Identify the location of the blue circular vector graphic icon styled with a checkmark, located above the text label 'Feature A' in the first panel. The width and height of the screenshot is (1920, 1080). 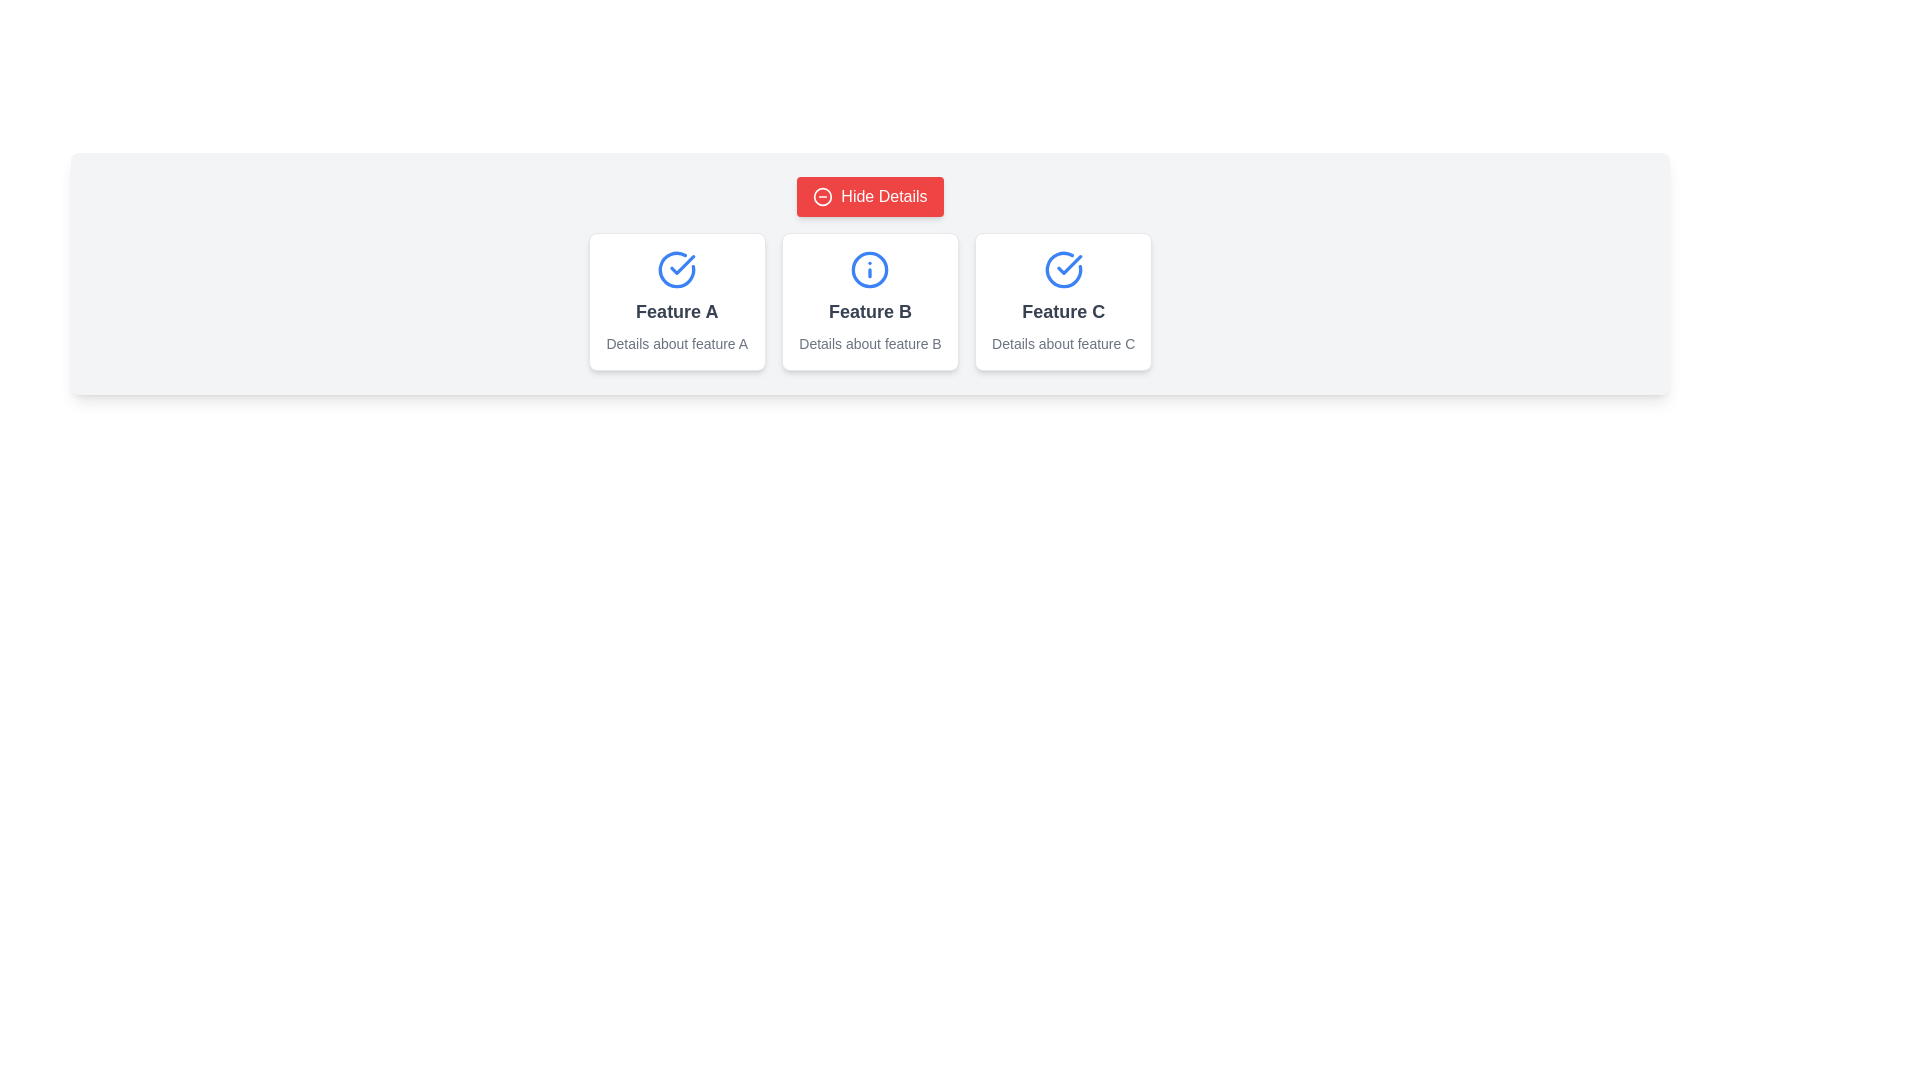
(677, 270).